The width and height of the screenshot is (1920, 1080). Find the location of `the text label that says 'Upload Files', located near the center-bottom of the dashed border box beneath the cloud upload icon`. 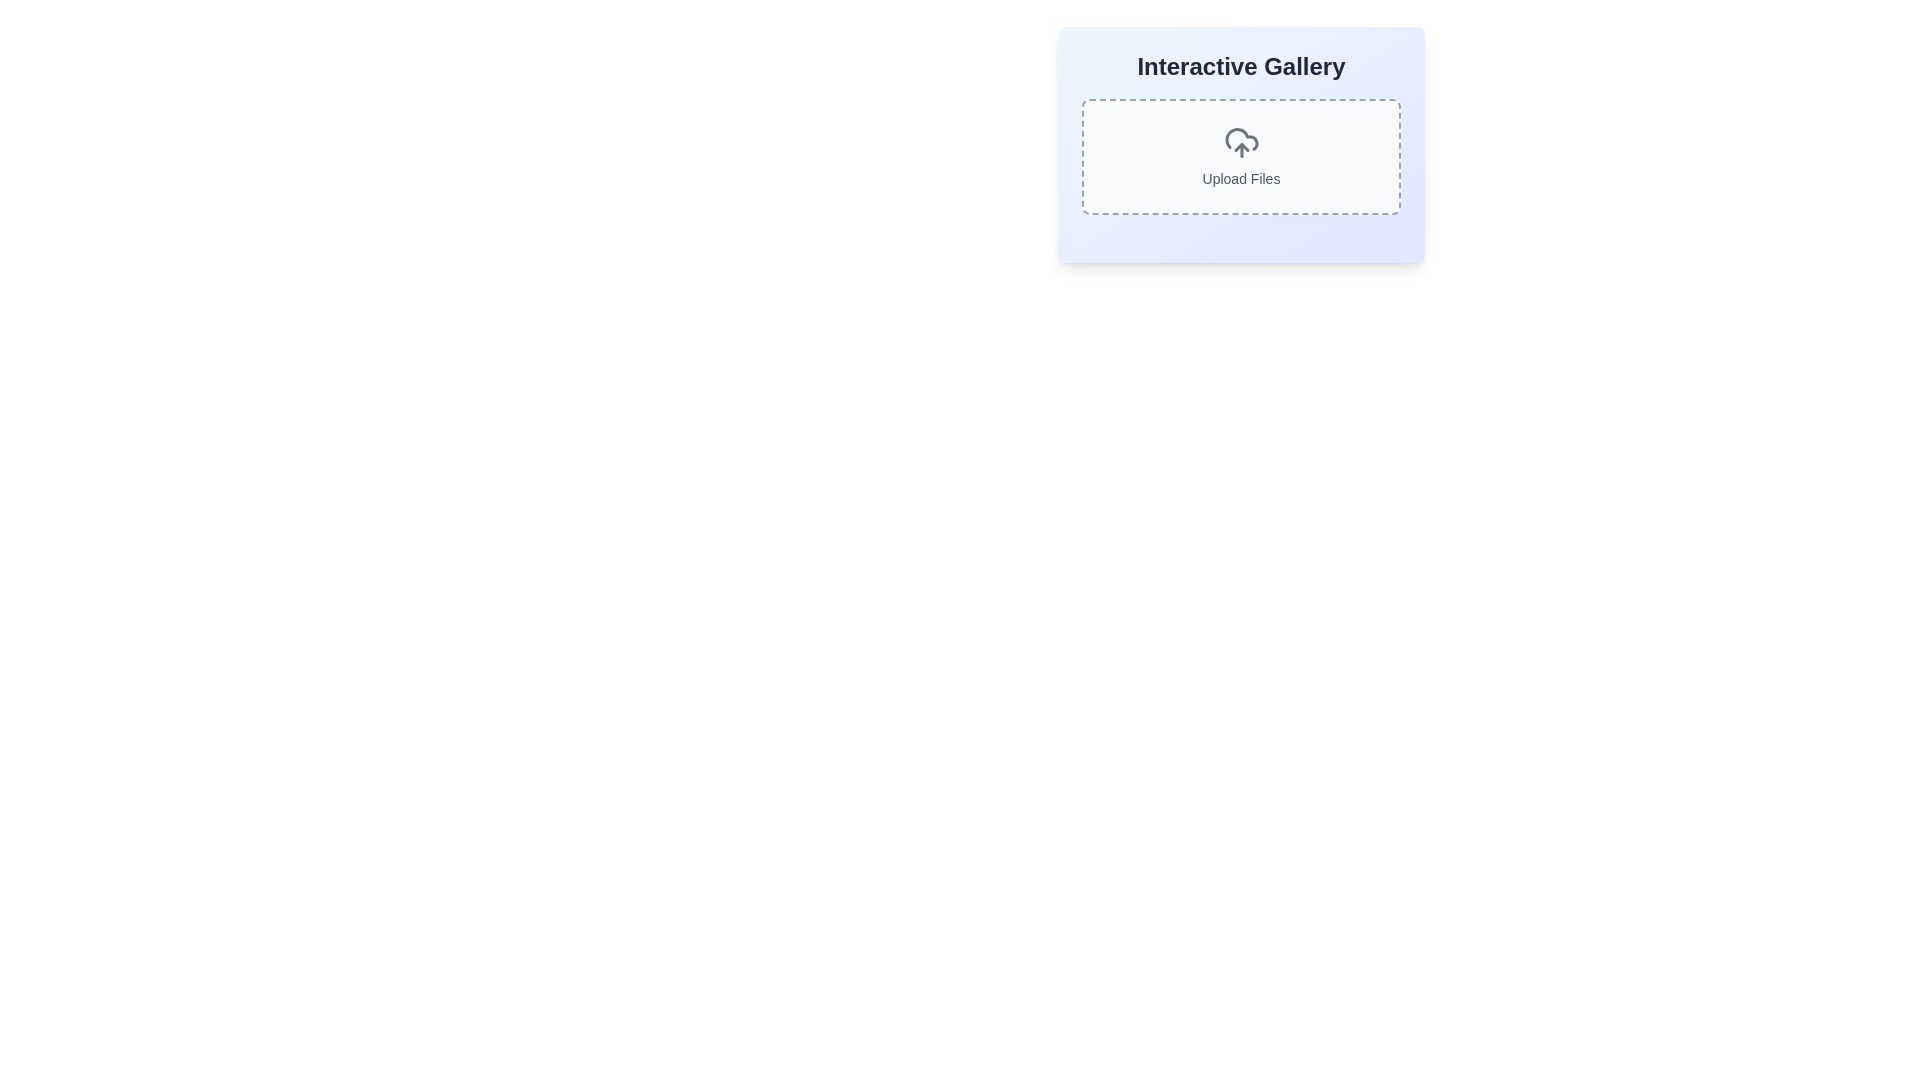

the text label that says 'Upload Files', located near the center-bottom of the dashed border box beneath the cloud upload icon is located at coordinates (1240, 177).